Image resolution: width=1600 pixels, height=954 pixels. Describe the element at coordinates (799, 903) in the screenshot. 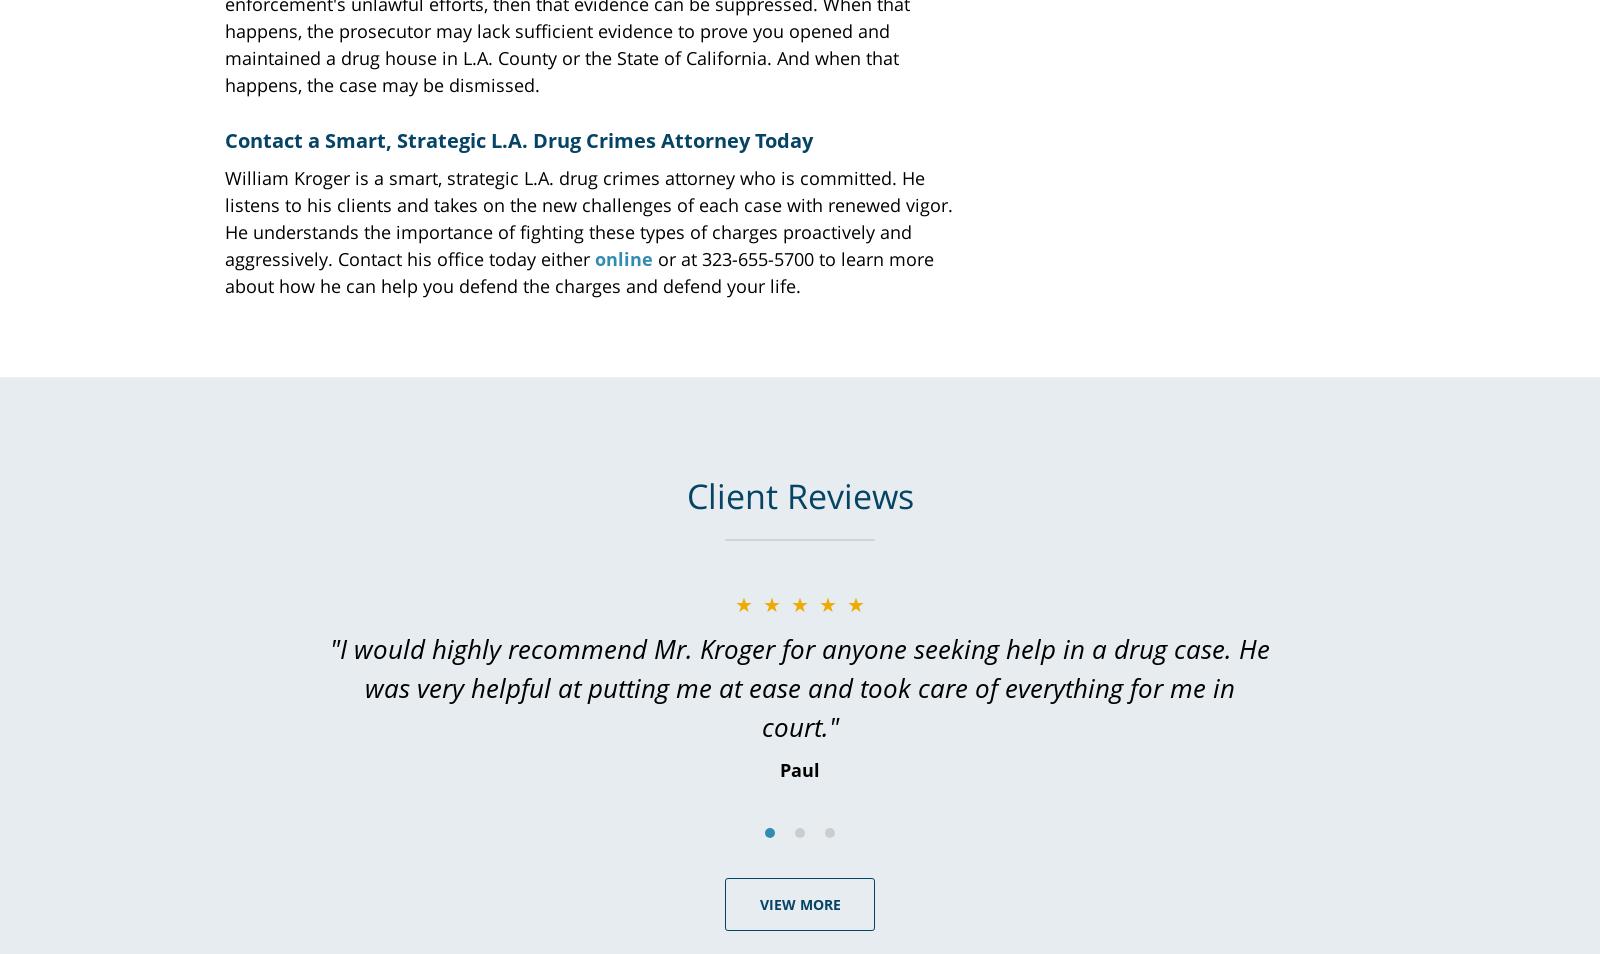

I see `'View More'` at that location.